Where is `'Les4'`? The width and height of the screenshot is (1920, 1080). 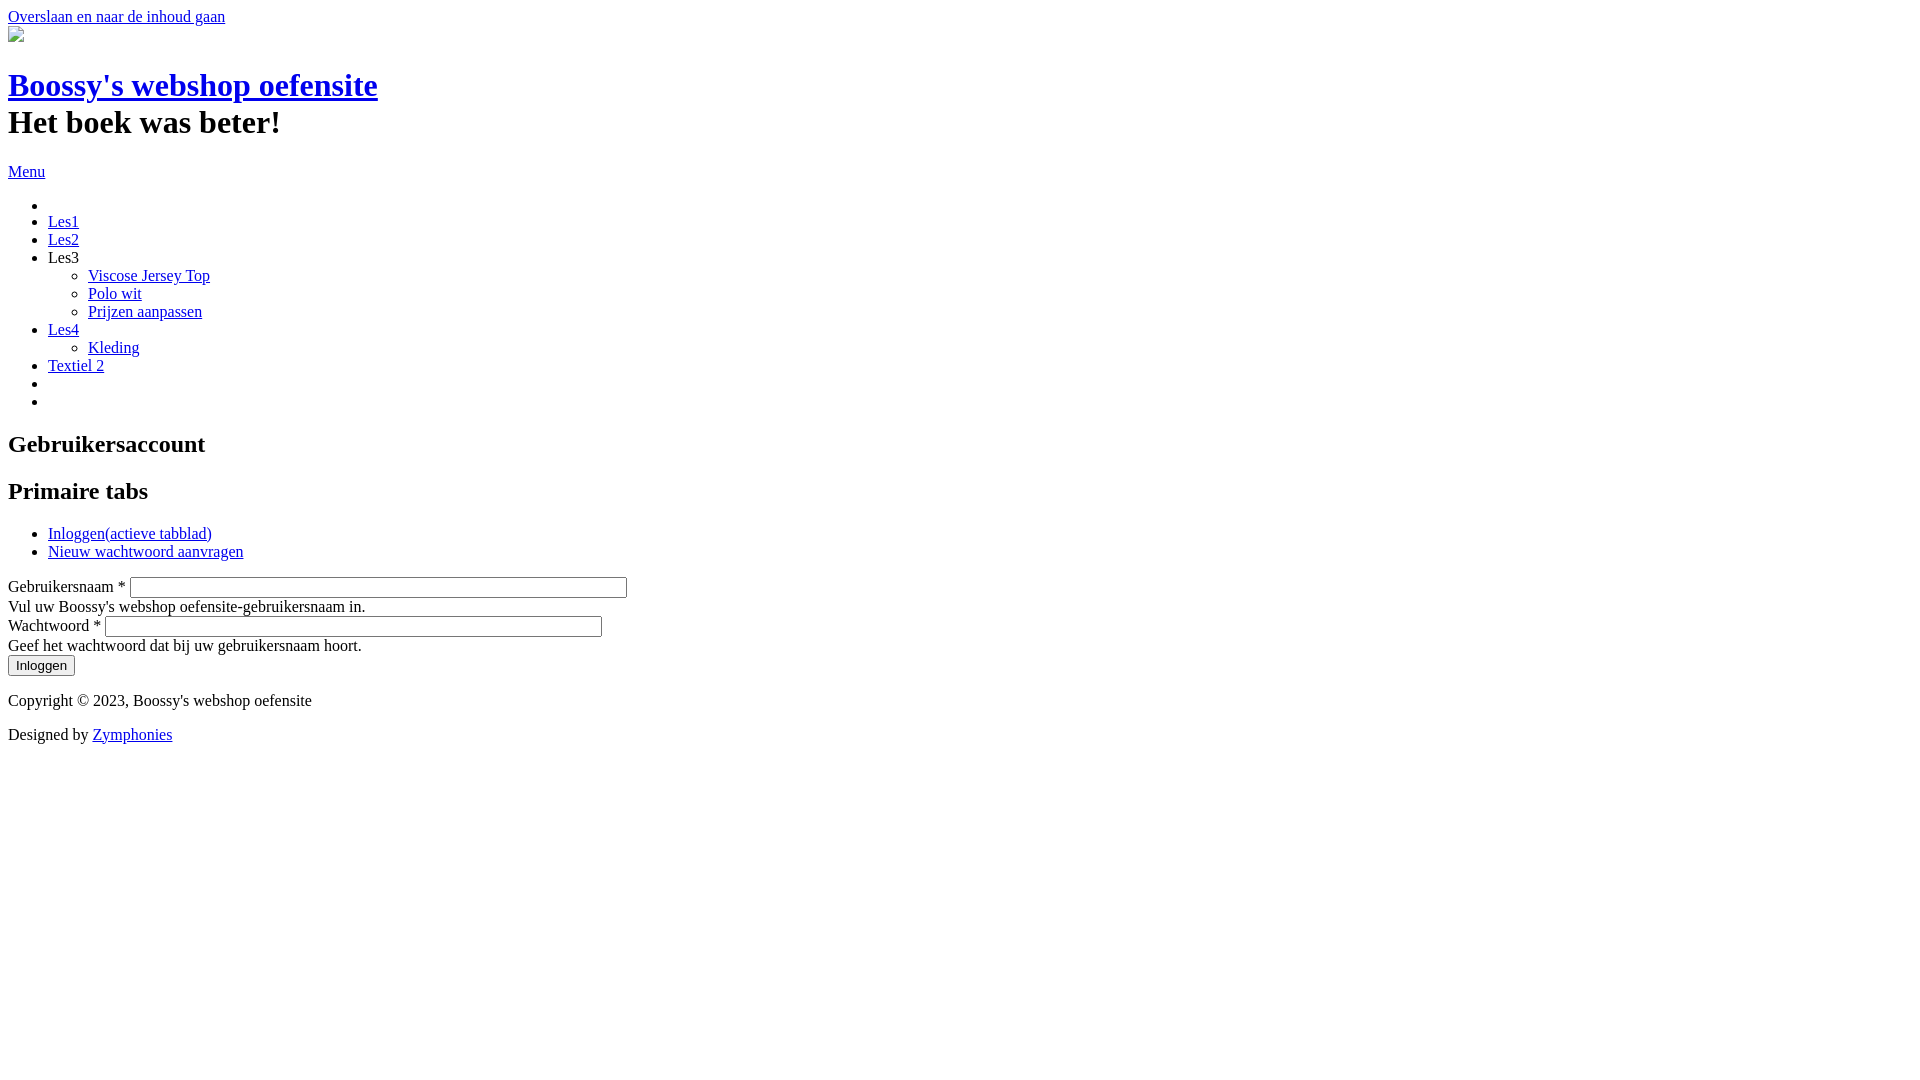
'Les4' is located at coordinates (63, 328).